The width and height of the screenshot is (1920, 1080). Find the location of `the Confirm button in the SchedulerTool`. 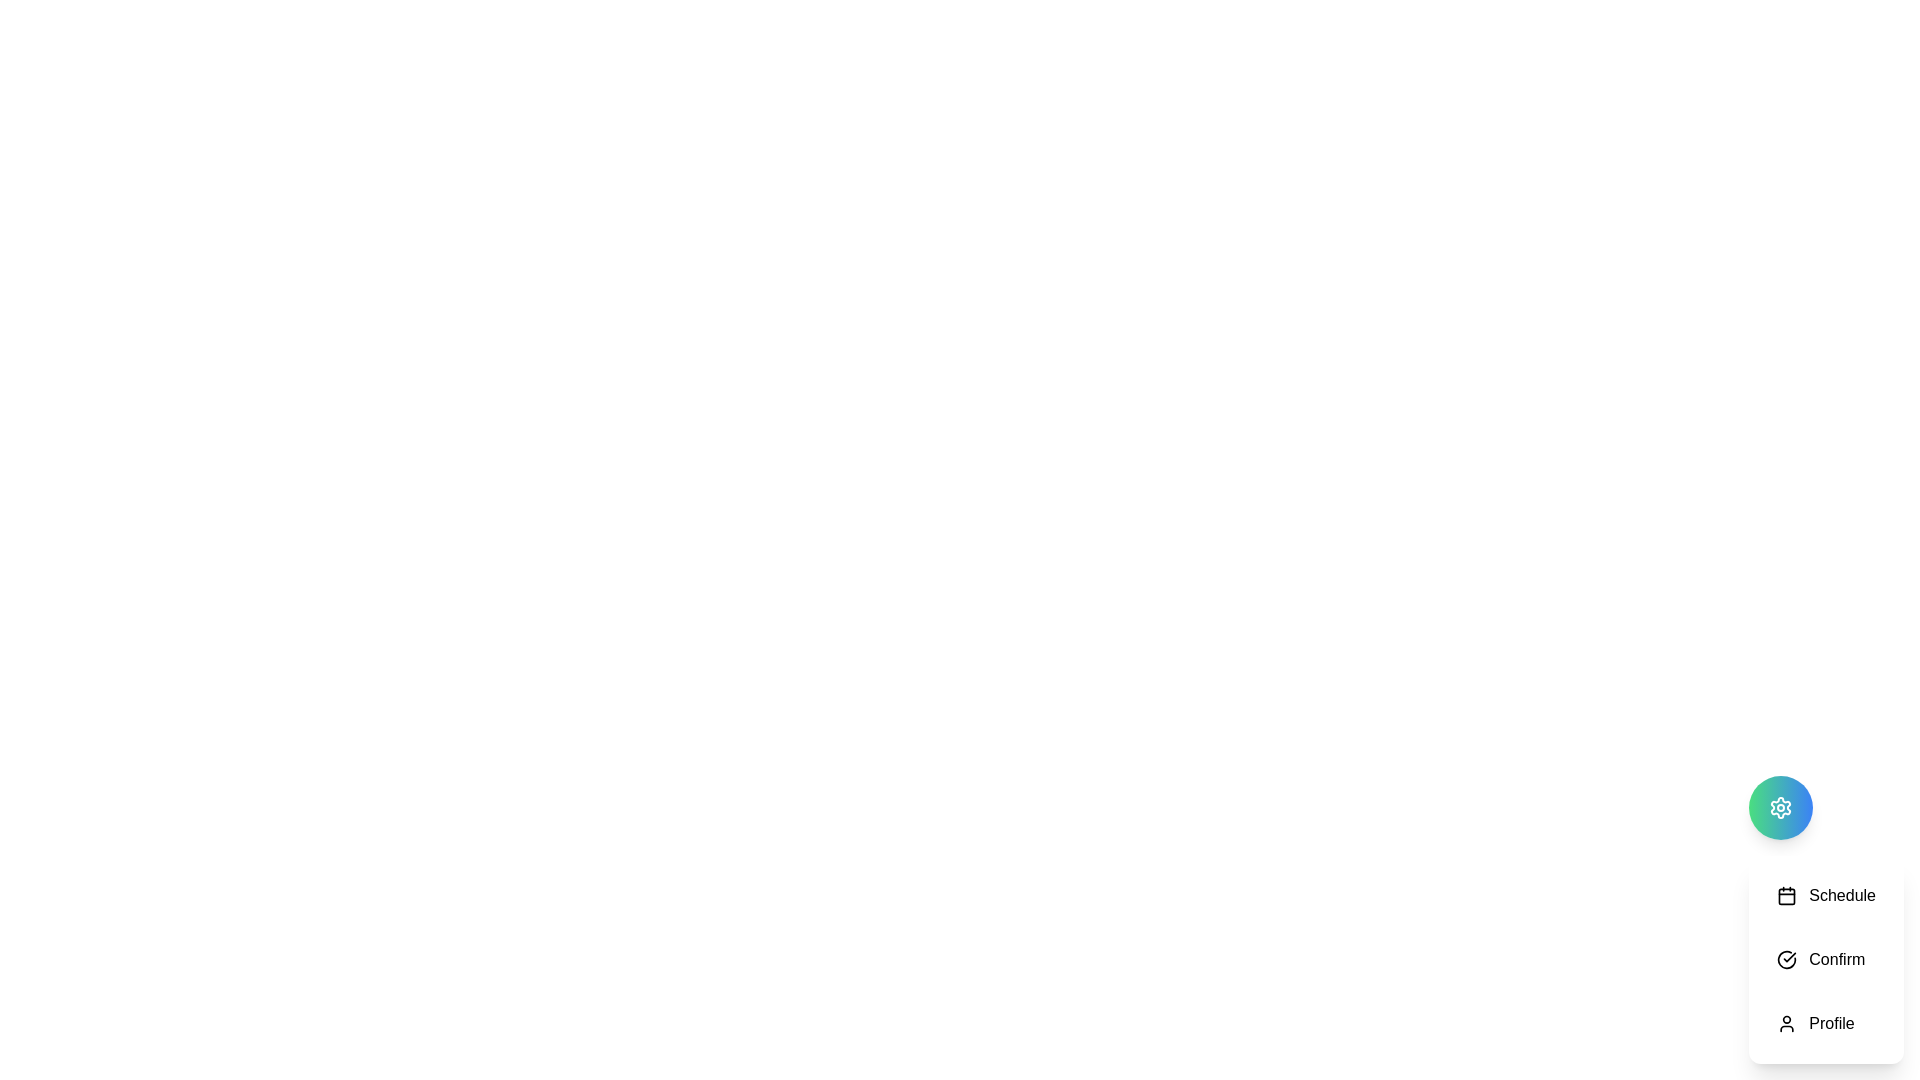

the Confirm button in the SchedulerTool is located at coordinates (1826, 959).